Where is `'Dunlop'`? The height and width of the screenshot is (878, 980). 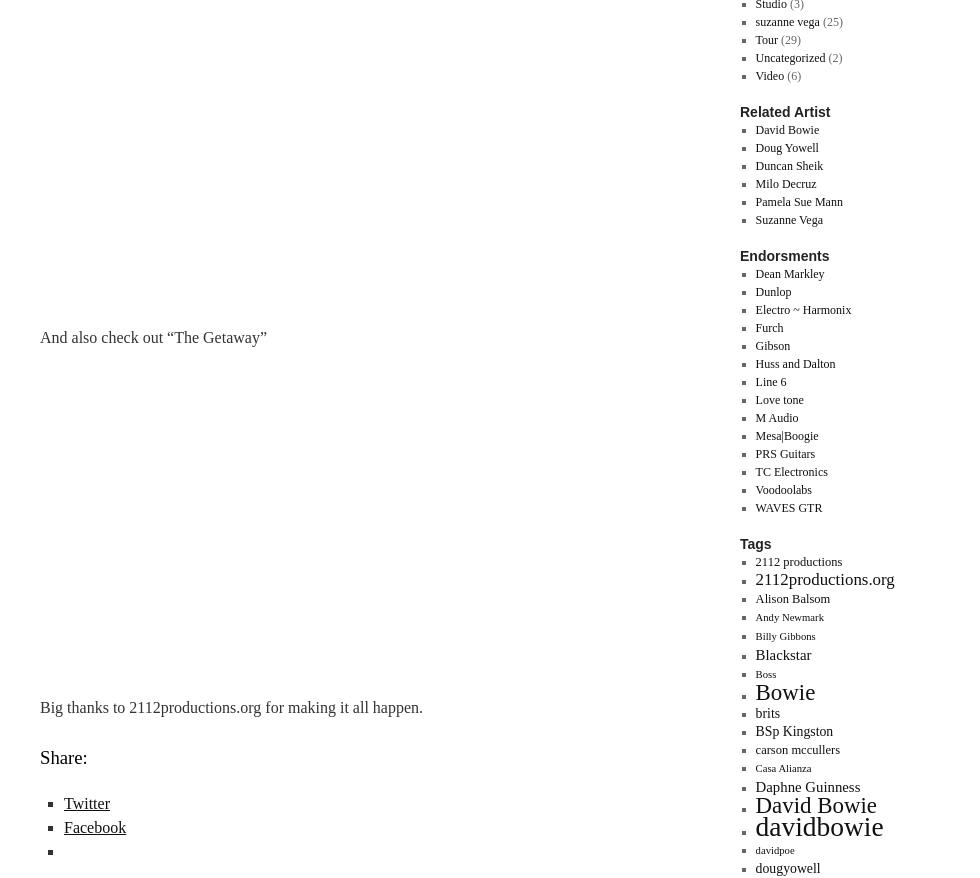 'Dunlop' is located at coordinates (773, 291).